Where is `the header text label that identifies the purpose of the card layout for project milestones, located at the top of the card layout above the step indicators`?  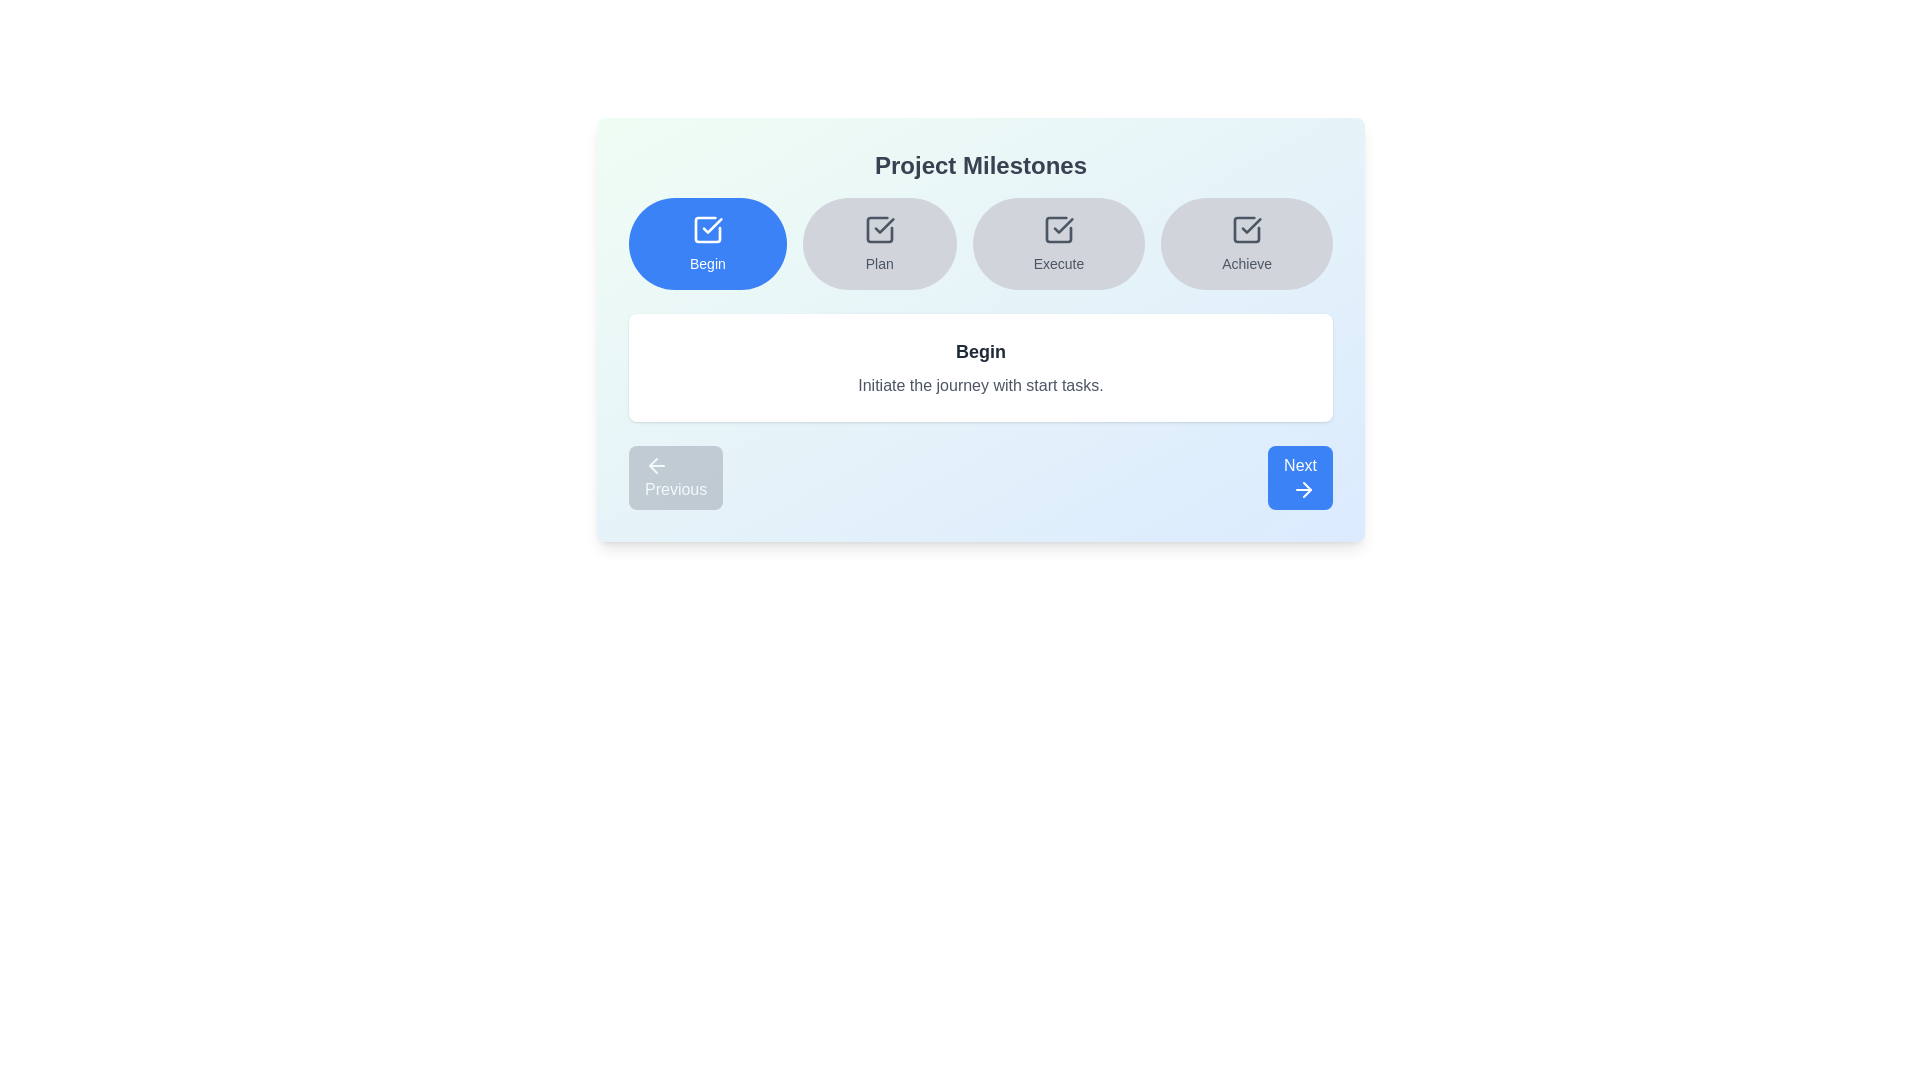 the header text label that identifies the purpose of the card layout for project milestones, located at the top of the card layout above the step indicators is located at coordinates (980, 164).